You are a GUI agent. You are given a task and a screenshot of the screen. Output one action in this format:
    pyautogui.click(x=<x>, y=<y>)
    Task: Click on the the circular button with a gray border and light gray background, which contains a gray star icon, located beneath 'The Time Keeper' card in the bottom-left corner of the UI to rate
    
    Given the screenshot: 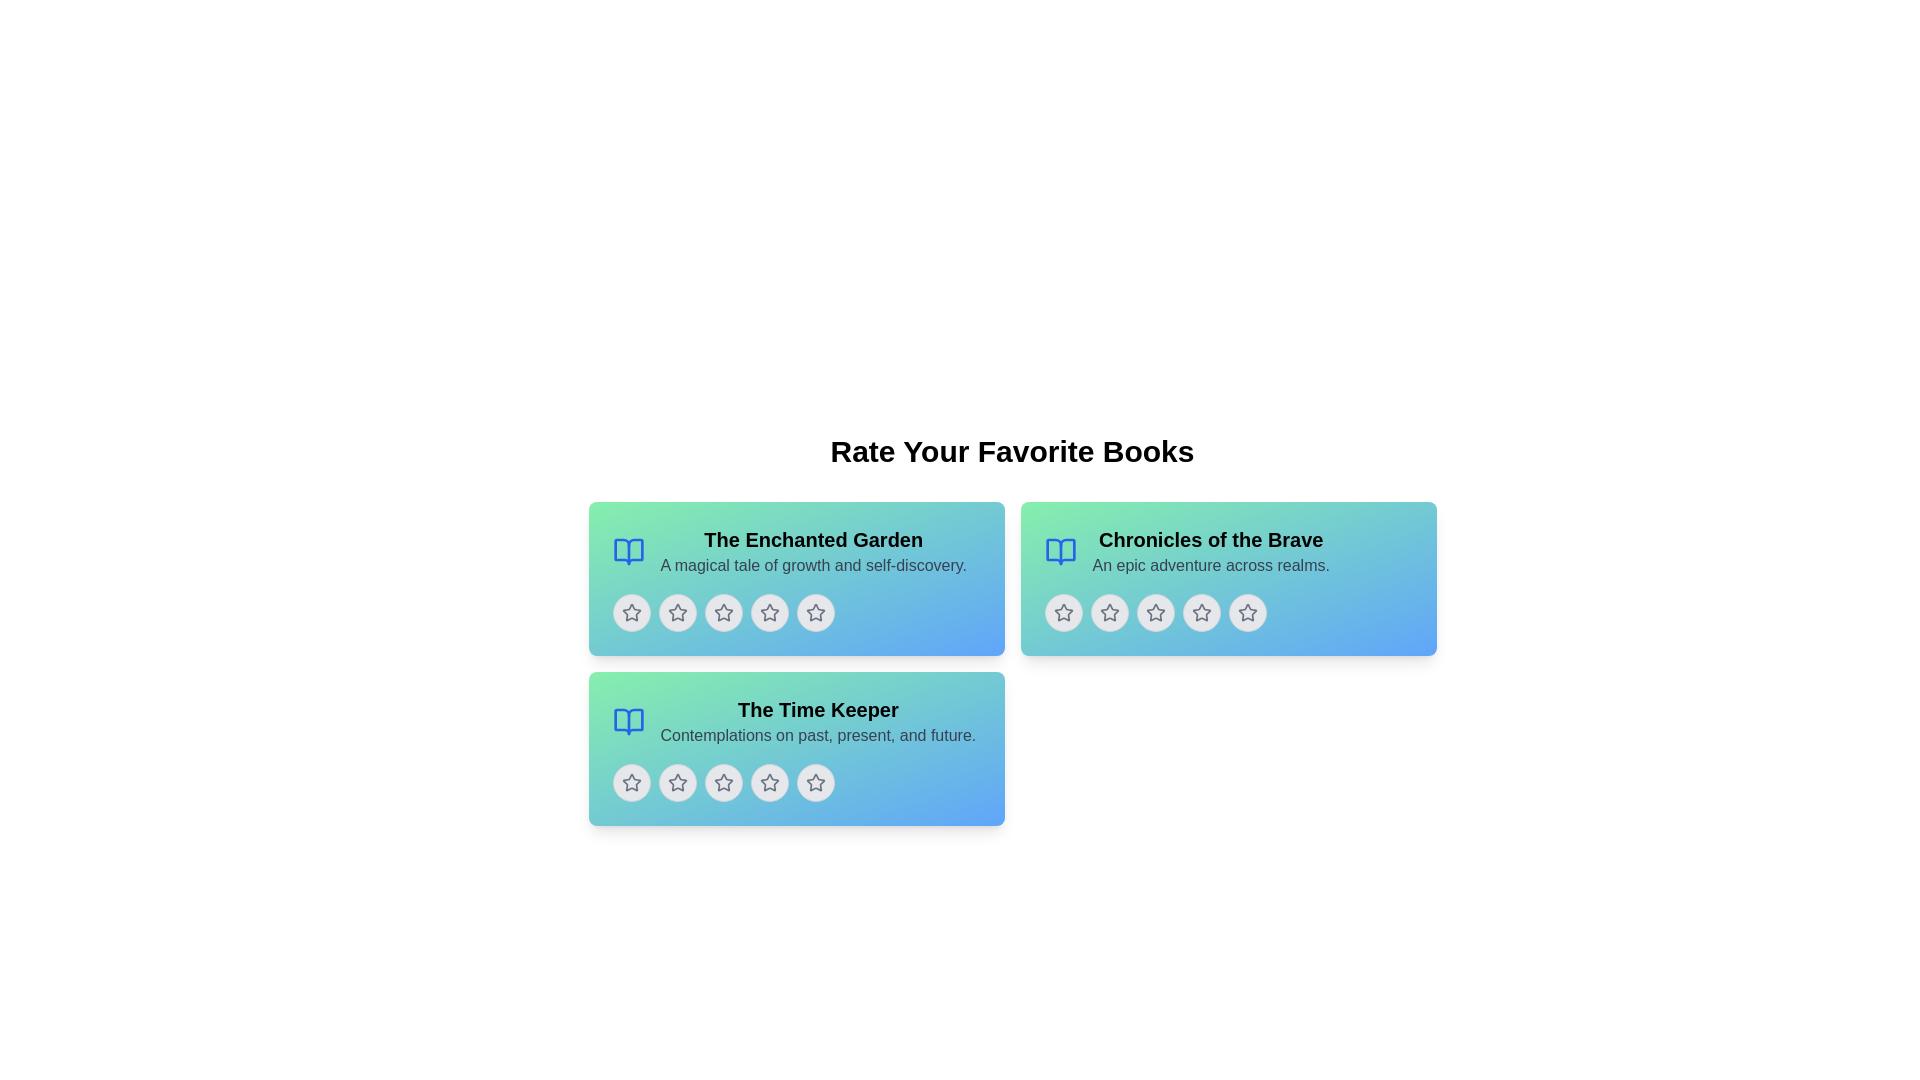 What is the action you would take?
    pyautogui.click(x=630, y=782)
    